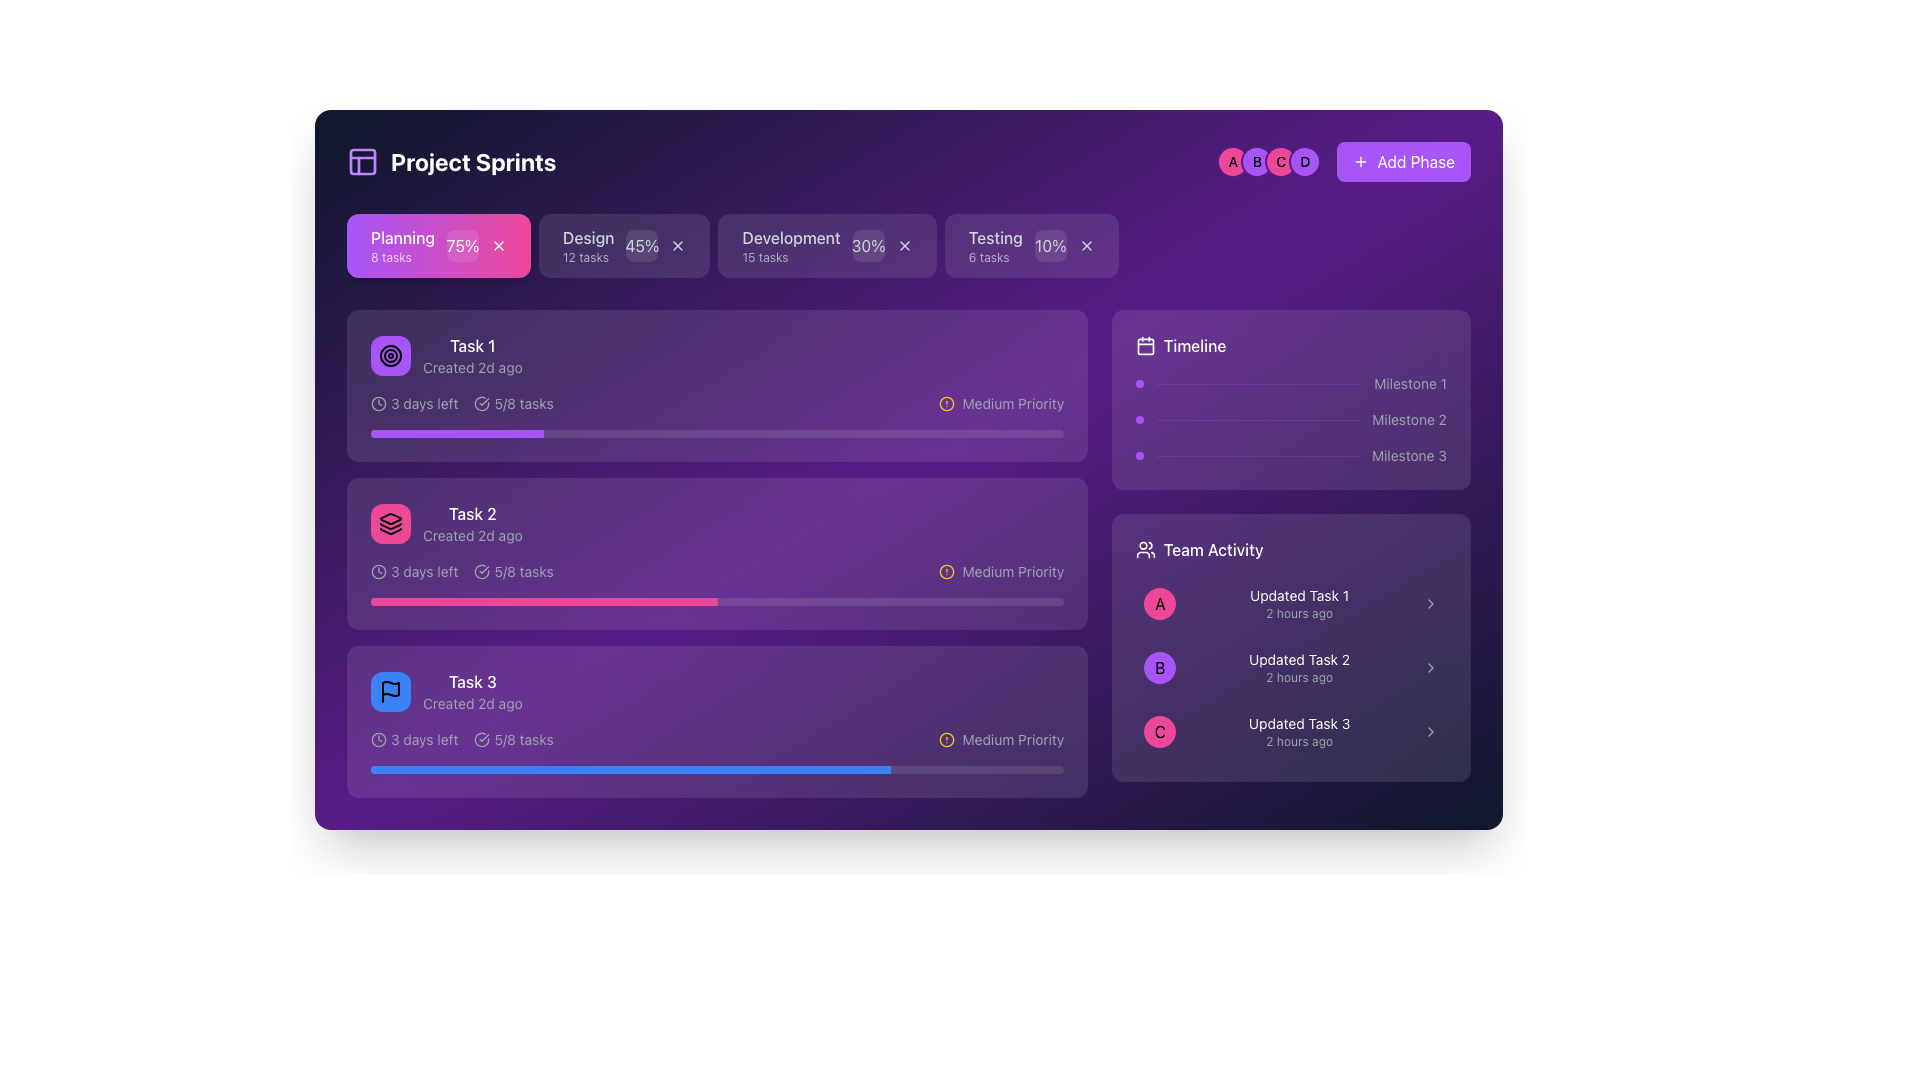  I want to click on the black icon consisting of three horizontally-stacked parallelogram shapes inside a circular pink background, so click(390, 523).